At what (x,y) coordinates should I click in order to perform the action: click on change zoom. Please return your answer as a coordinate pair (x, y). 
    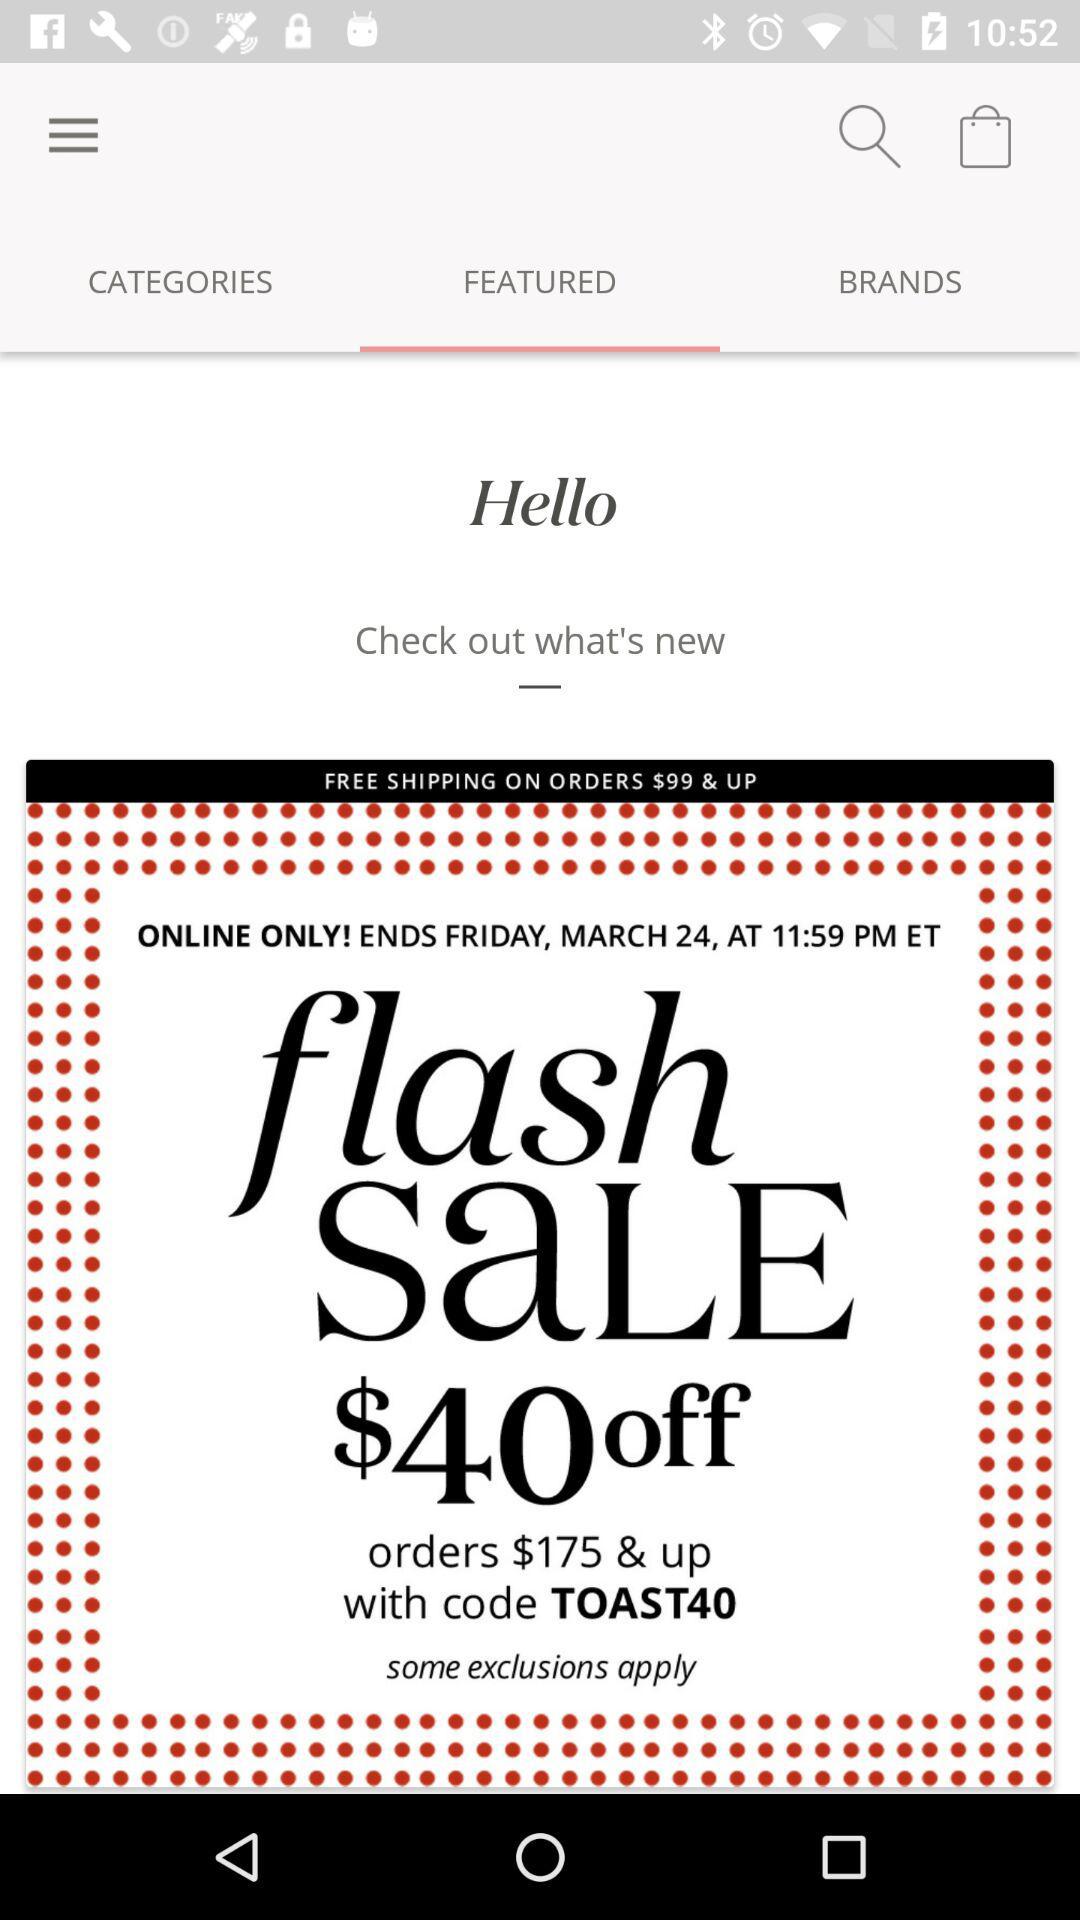
    Looking at the image, I should click on (869, 135).